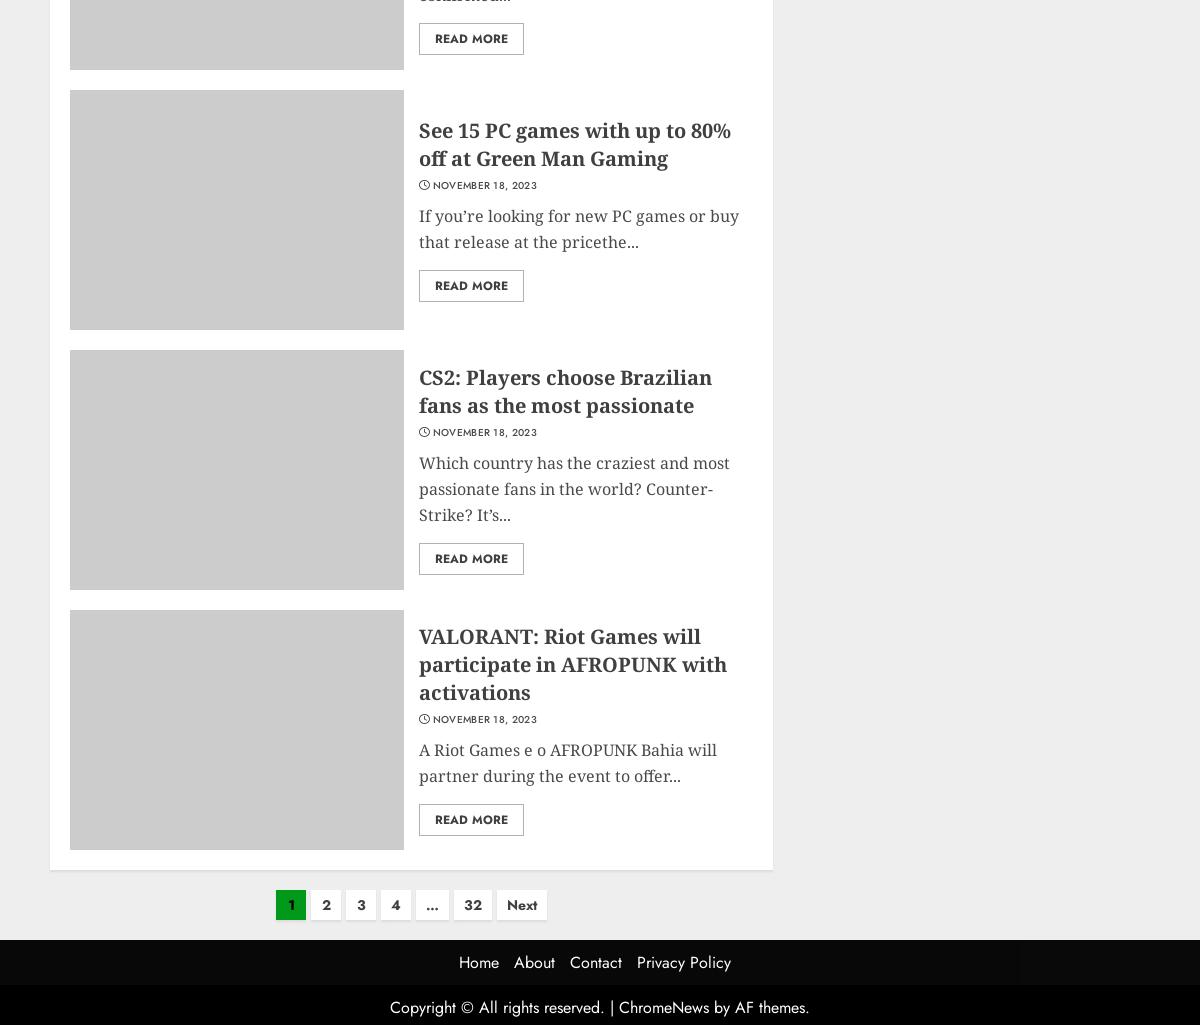  I want to click on 'See 15 PC games with up to 80% off at Green Man Gaming', so click(419, 143).